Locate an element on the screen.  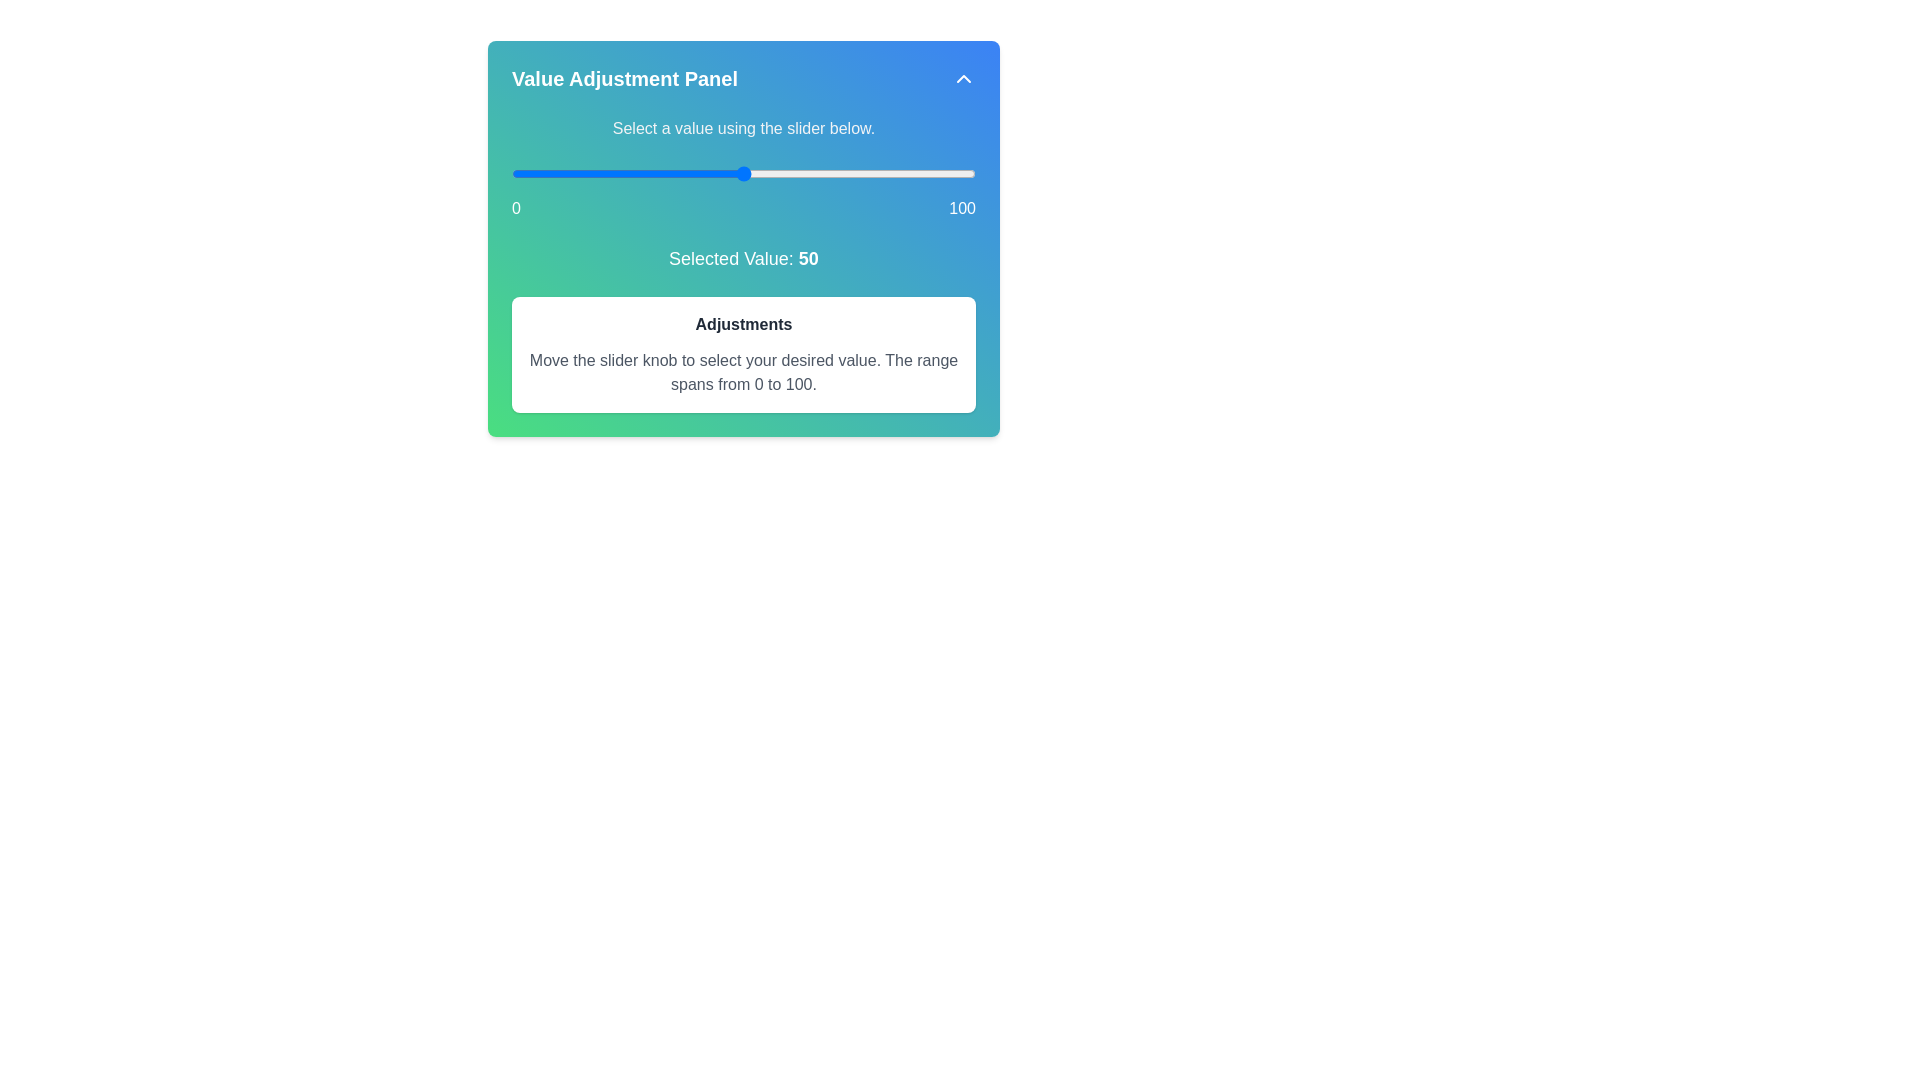
the slider value is located at coordinates (770, 172).